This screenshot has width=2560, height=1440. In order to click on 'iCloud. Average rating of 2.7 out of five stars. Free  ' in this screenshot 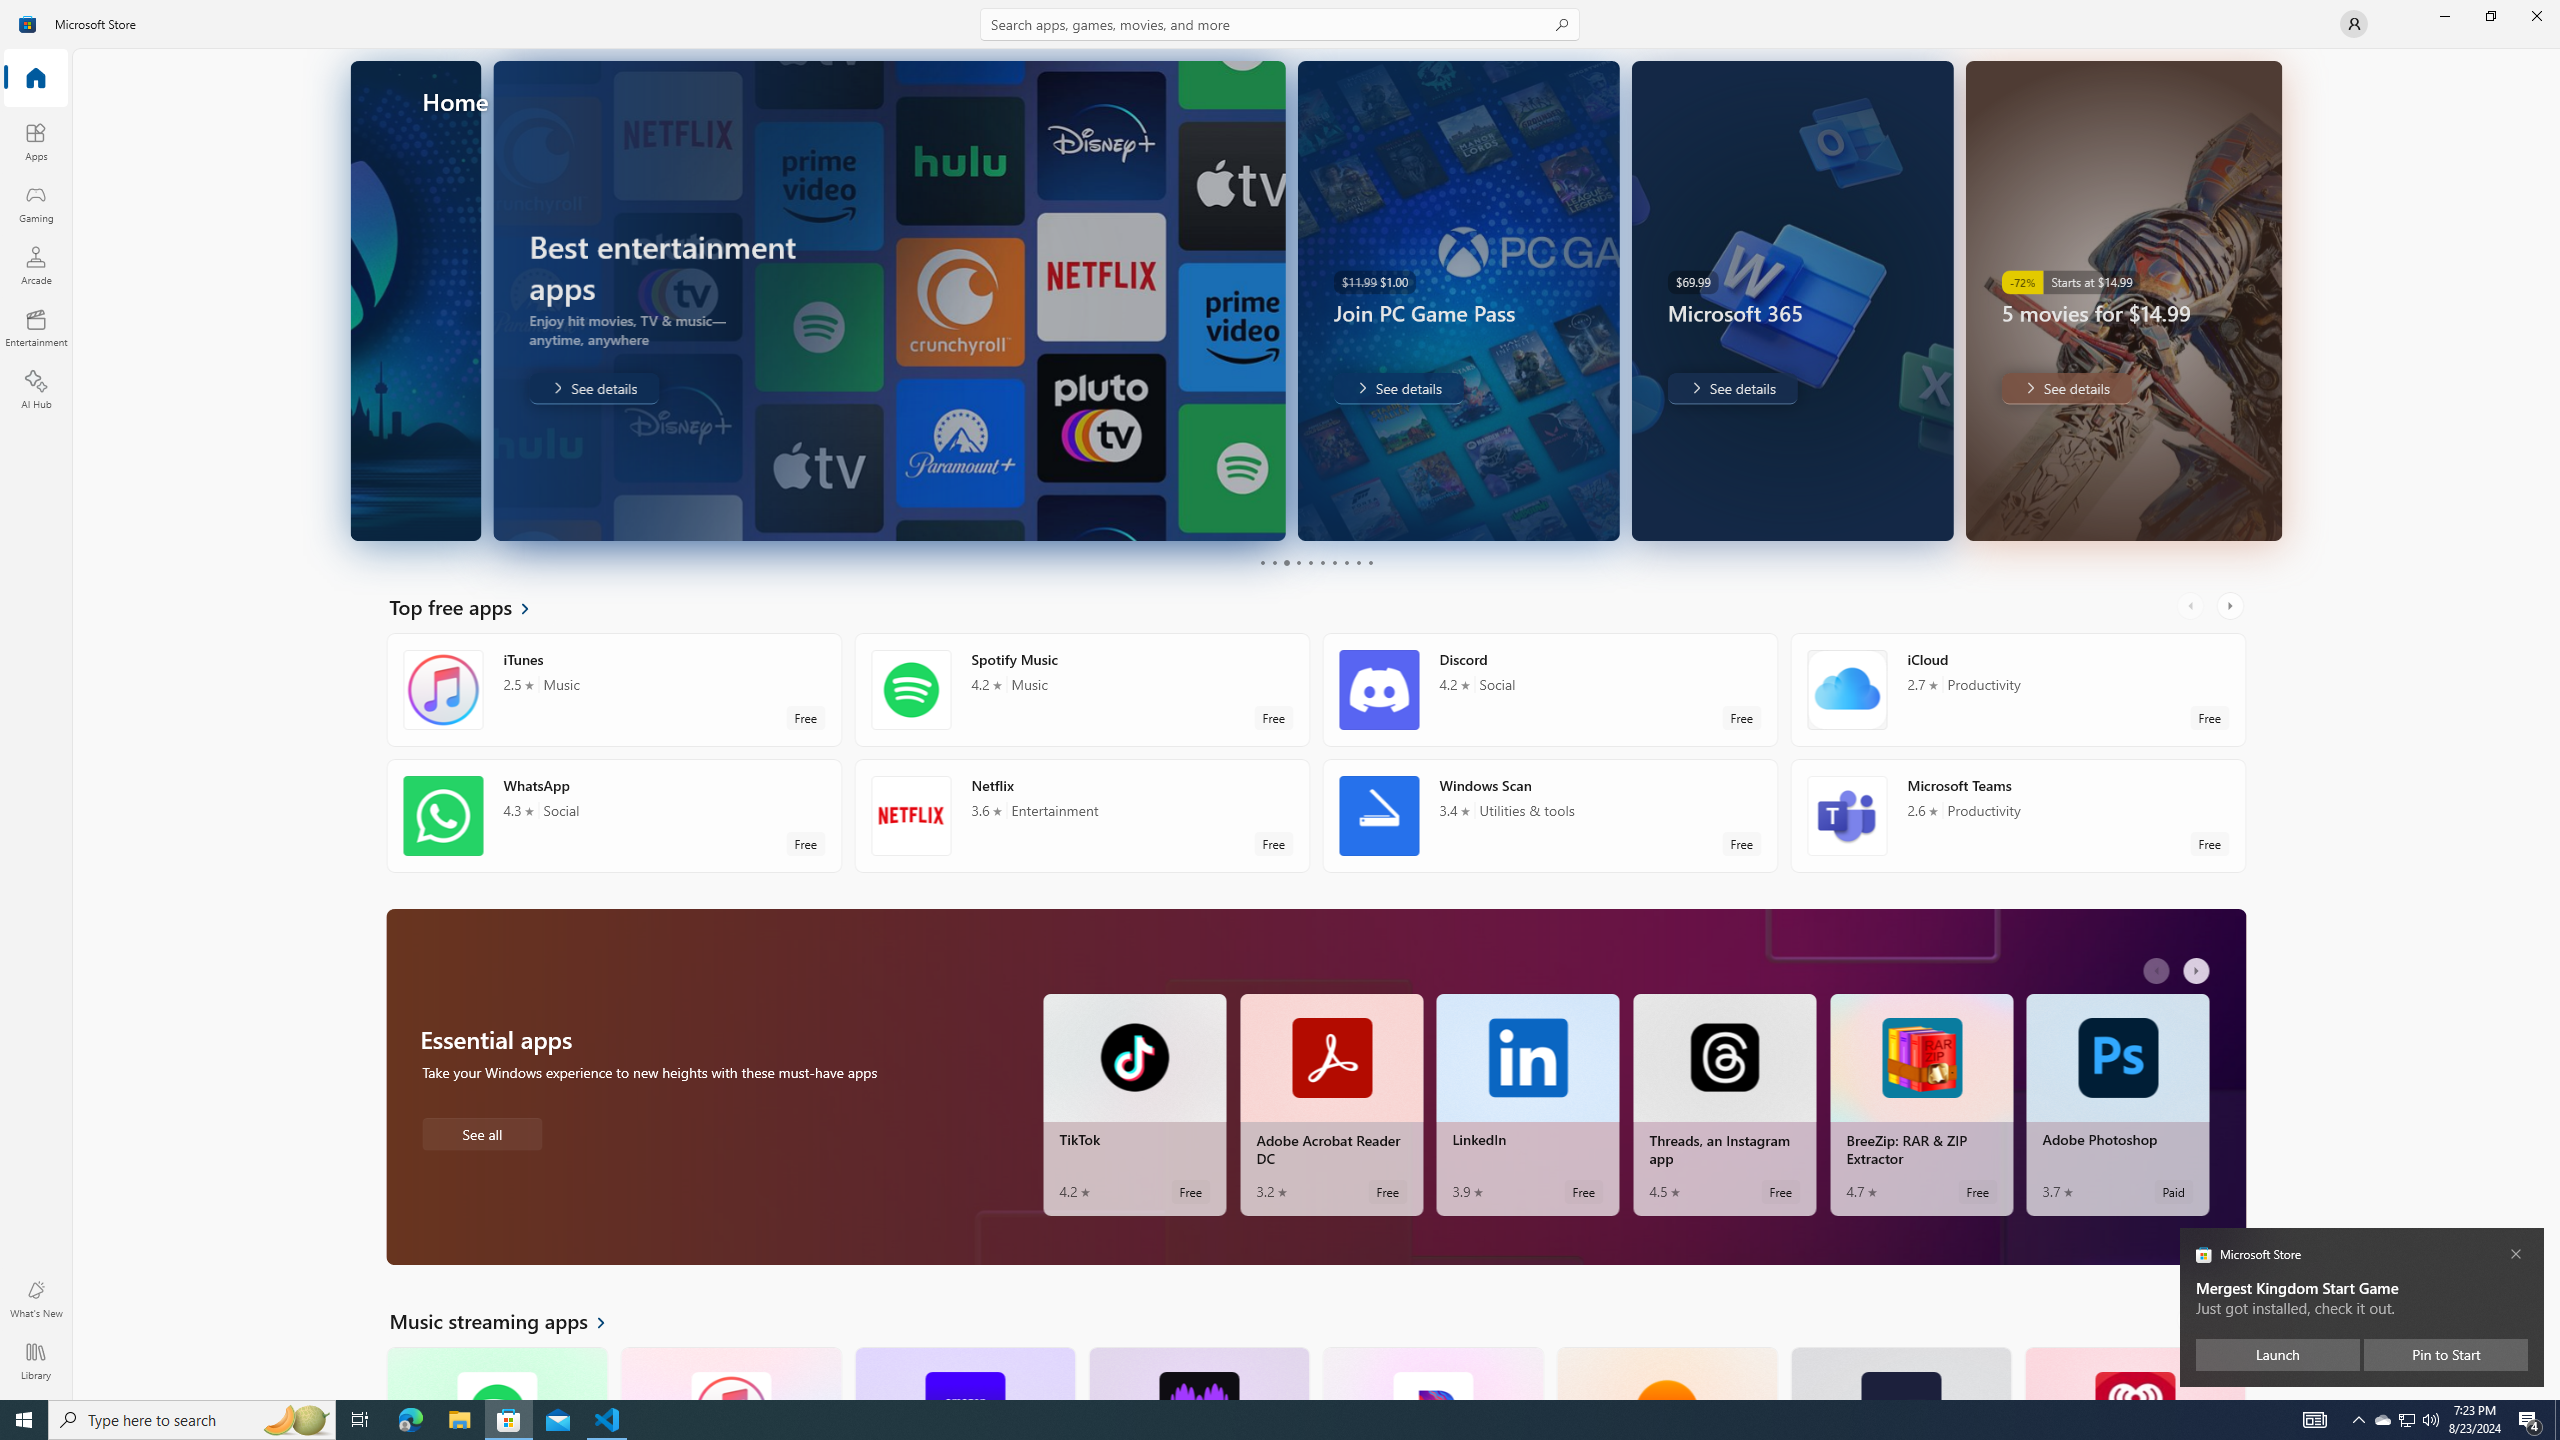, I will do `click(2017, 689)`.